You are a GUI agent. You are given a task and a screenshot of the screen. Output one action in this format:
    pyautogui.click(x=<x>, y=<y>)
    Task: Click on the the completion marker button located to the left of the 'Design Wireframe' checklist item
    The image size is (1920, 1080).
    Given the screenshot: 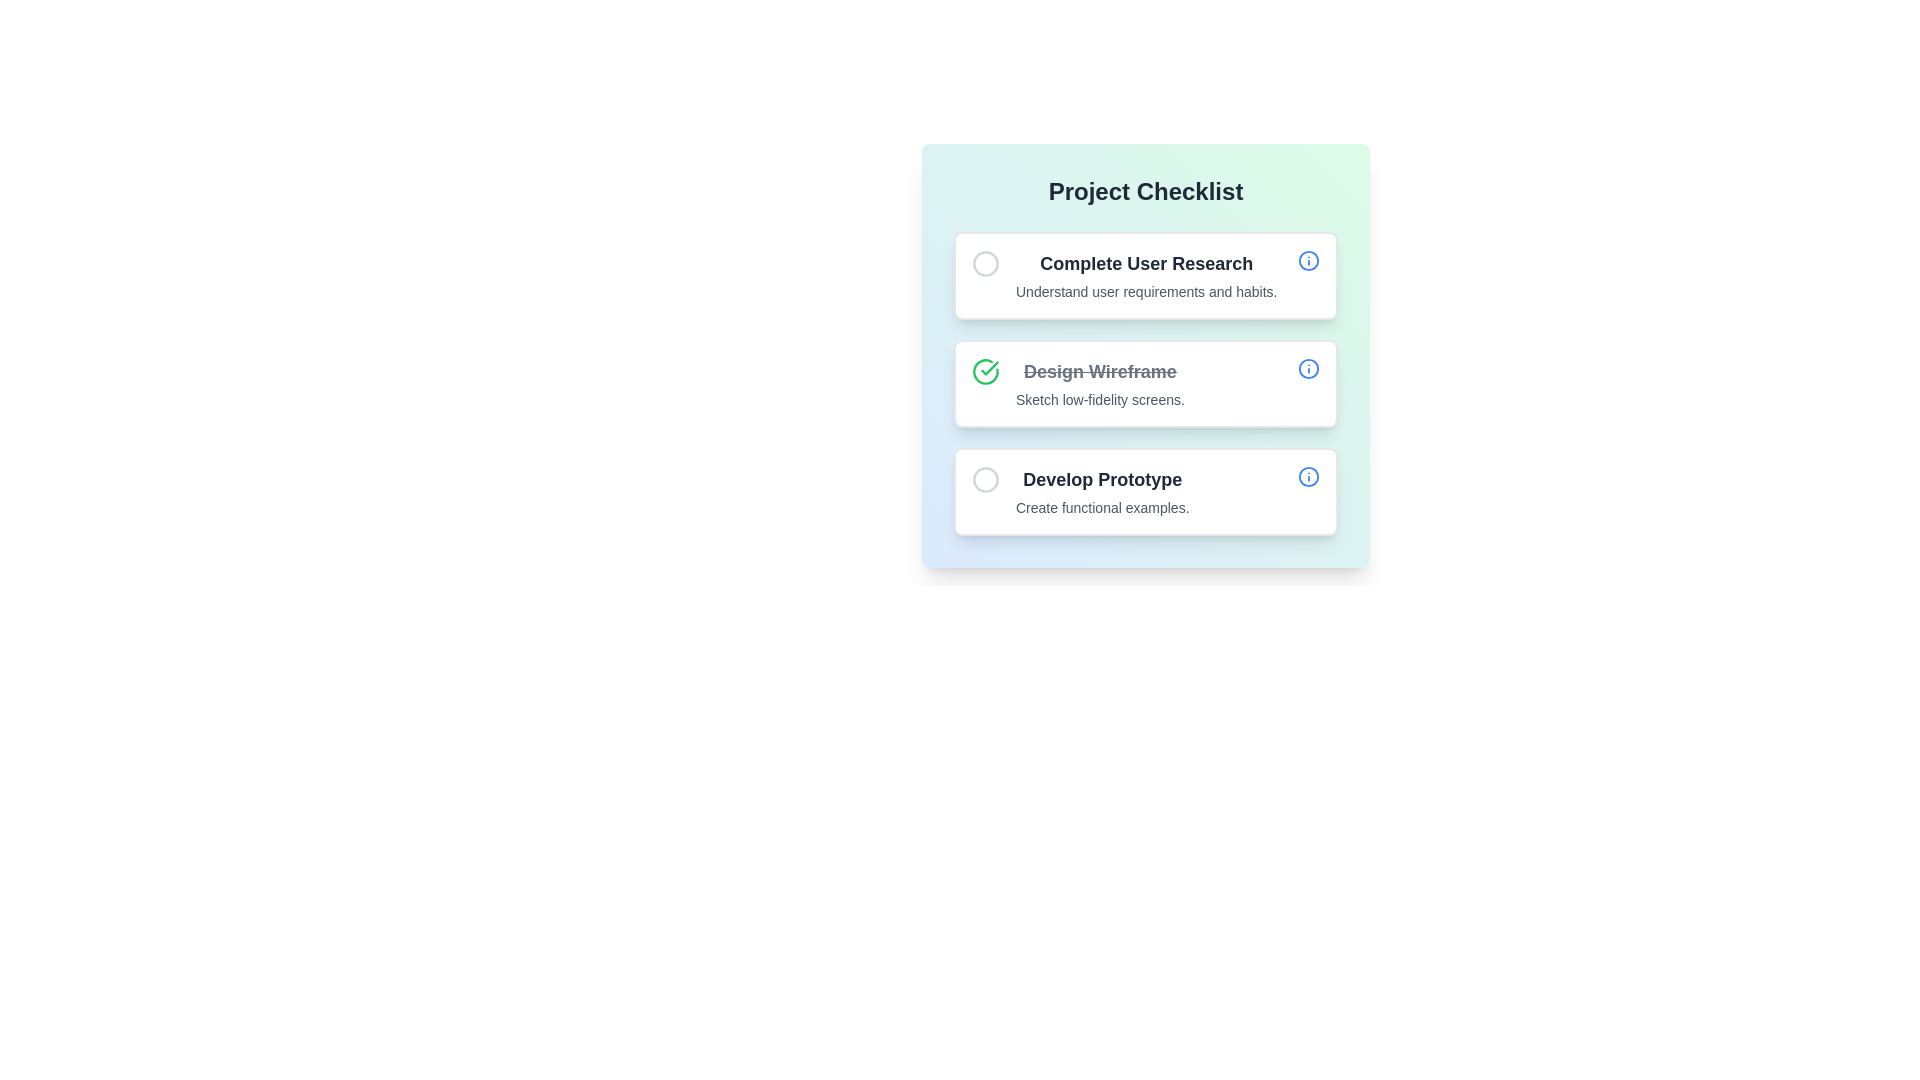 What is the action you would take?
    pyautogui.click(x=985, y=371)
    